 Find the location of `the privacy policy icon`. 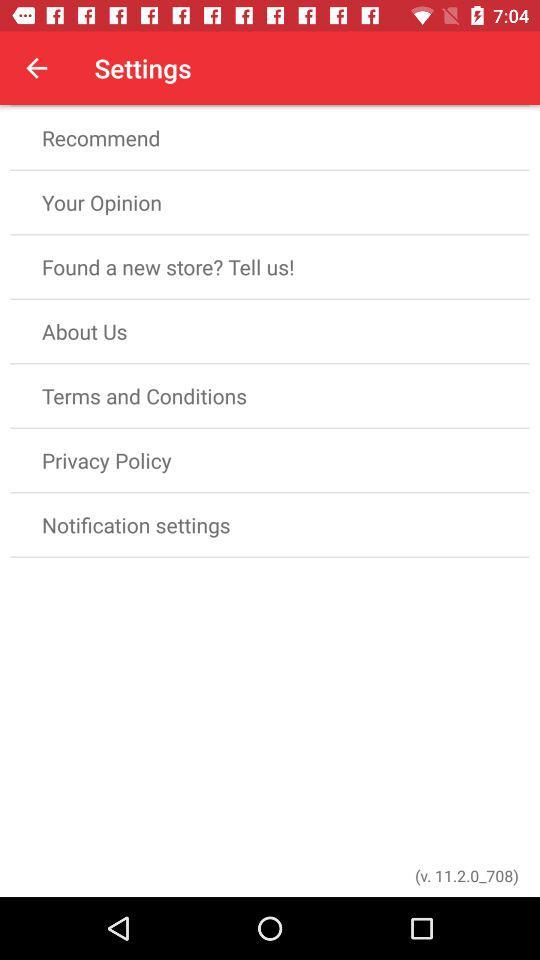

the privacy policy icon is located at coordinates (270, 460).